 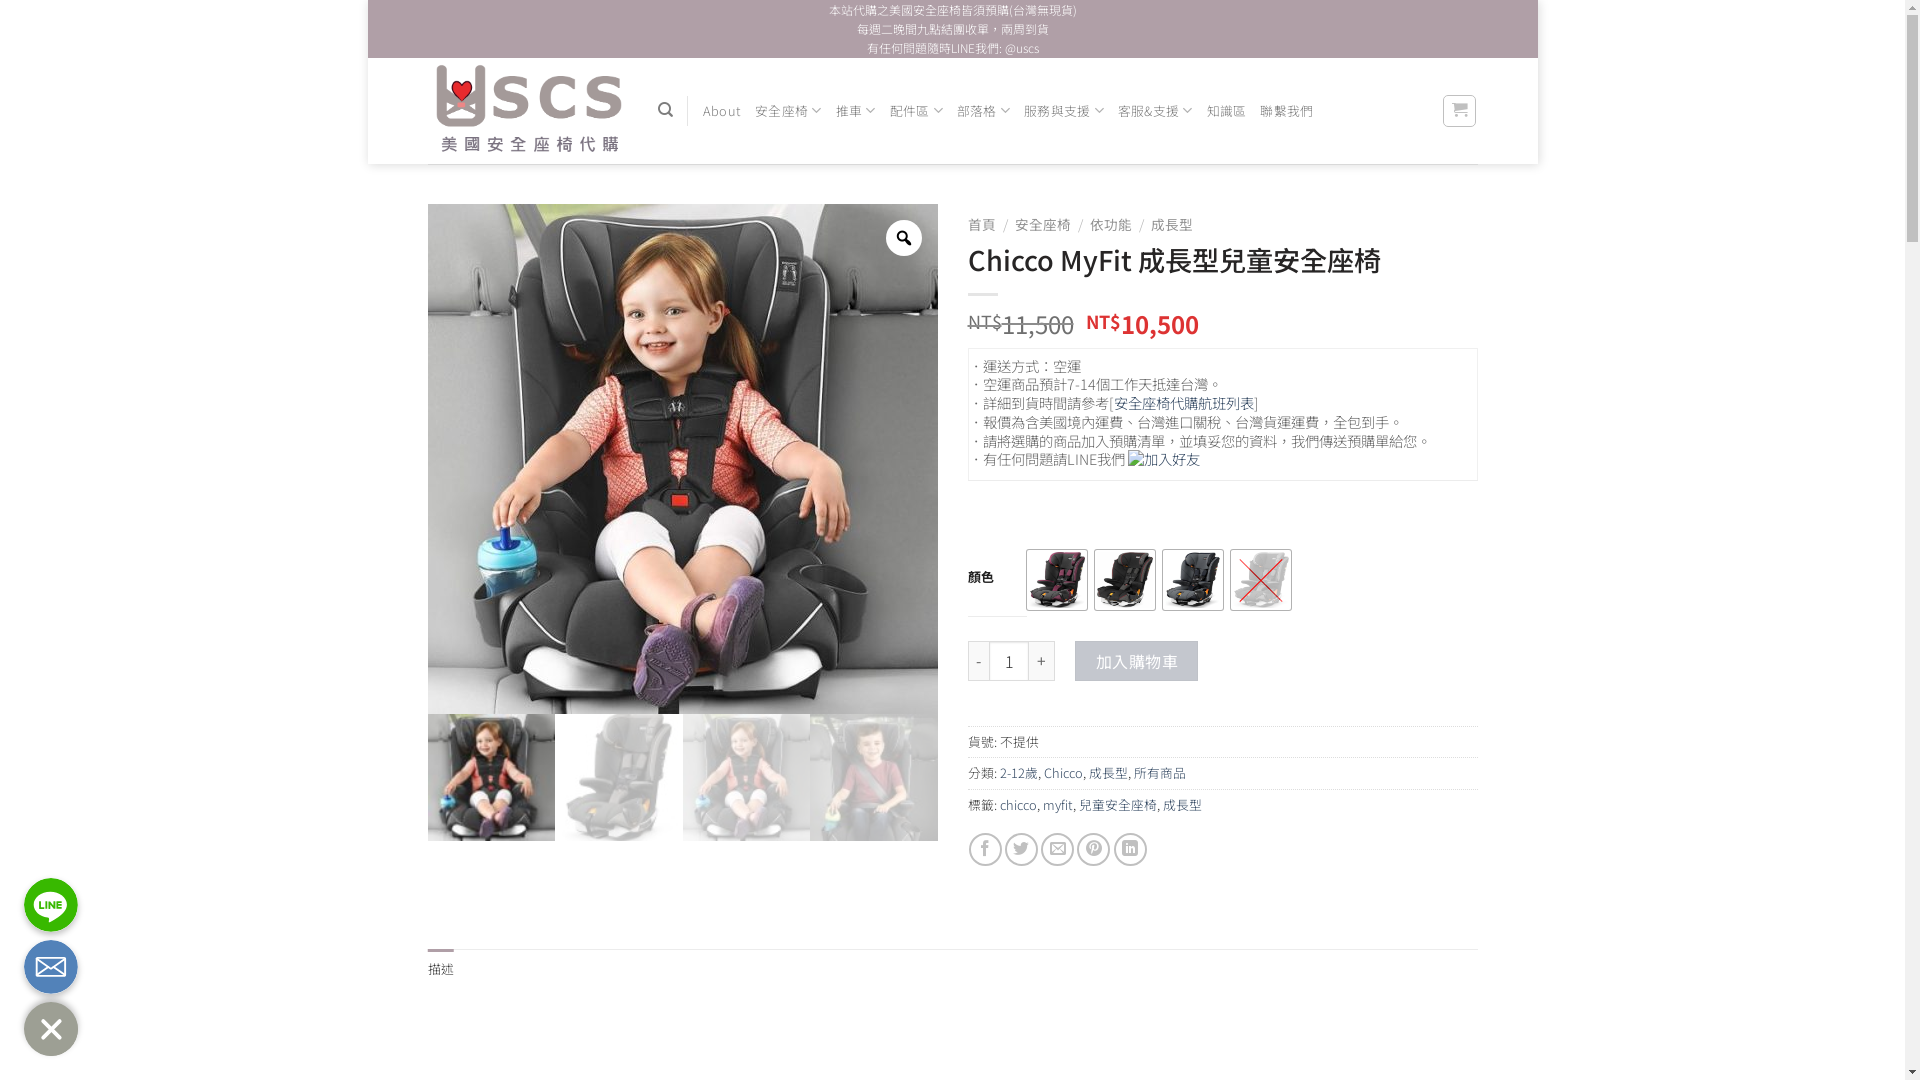 What do you see at coordinates (492, 777) in the screenshot?
I see `'01'` at bounding box center [492, 777].